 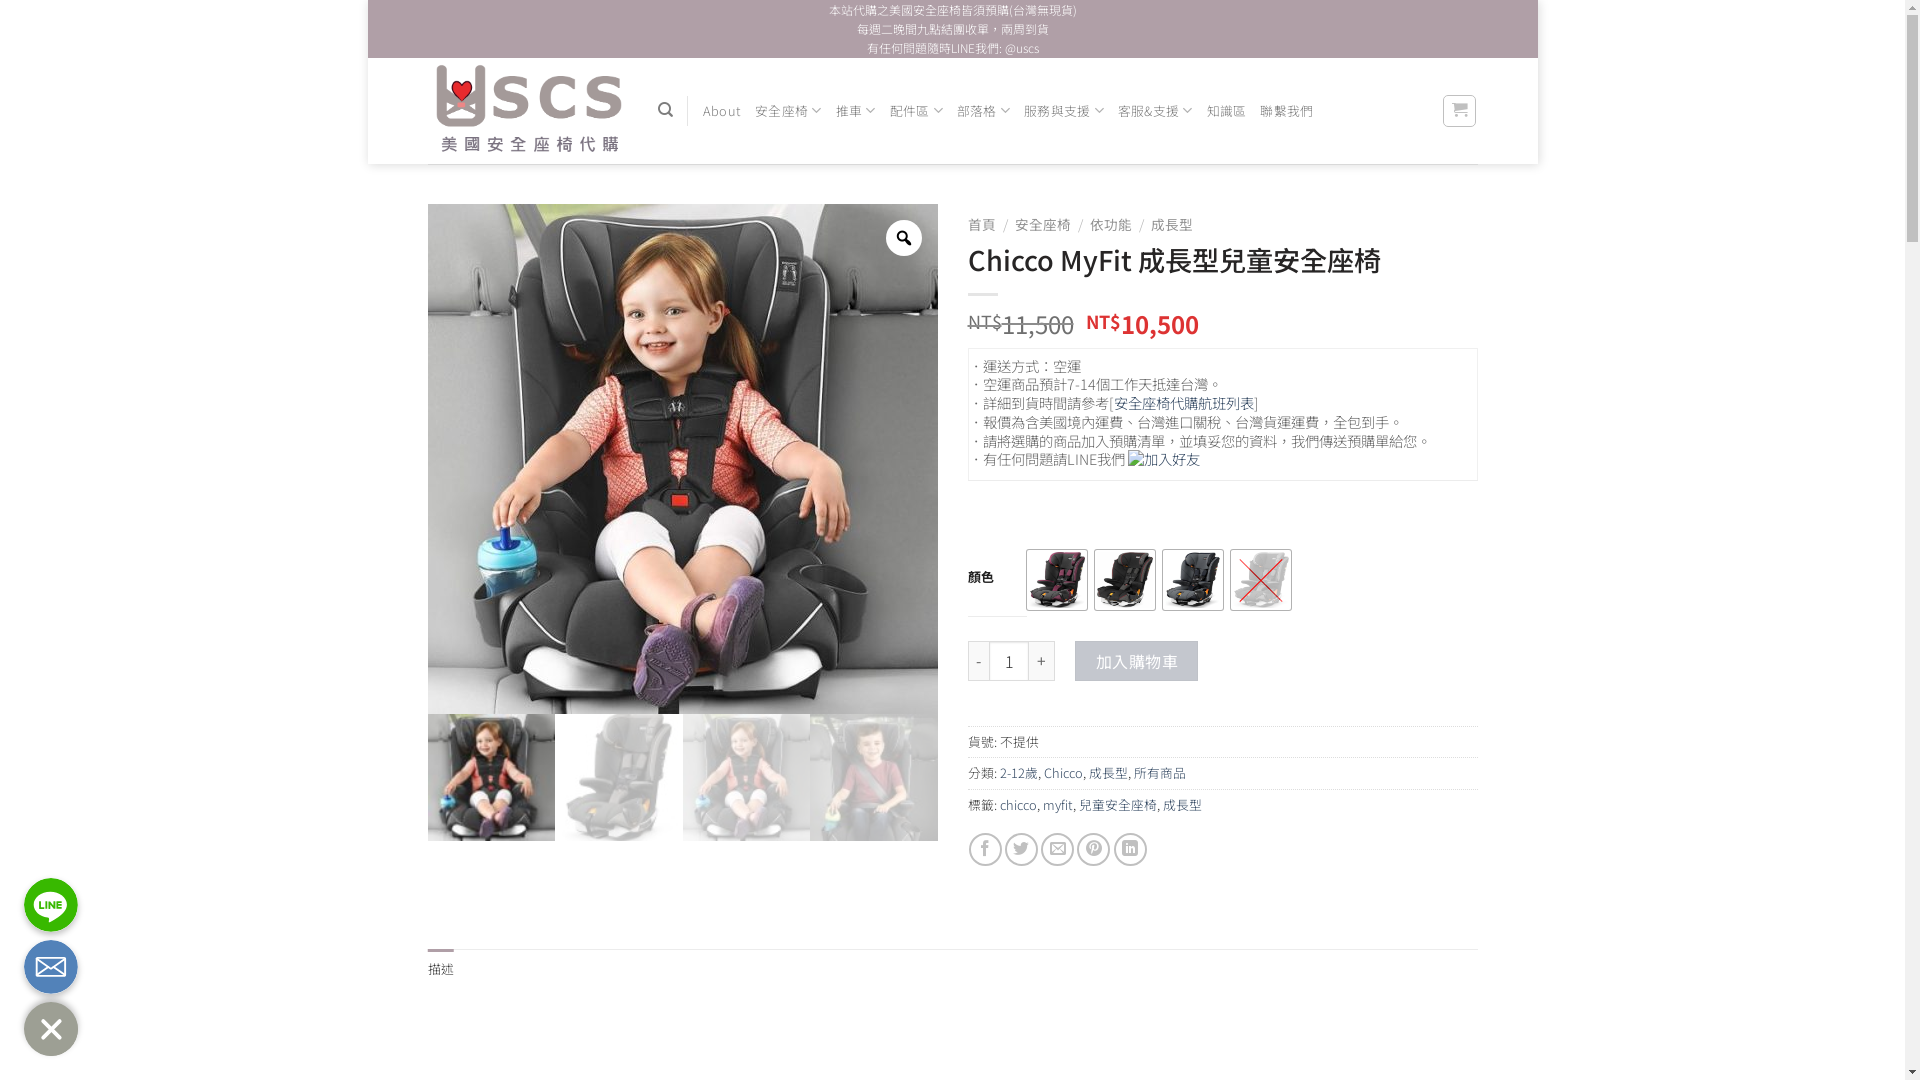 What do you see at coordinates (492, 777) in the screenshot?
I see `'01'` at bounding box center [492, 777].